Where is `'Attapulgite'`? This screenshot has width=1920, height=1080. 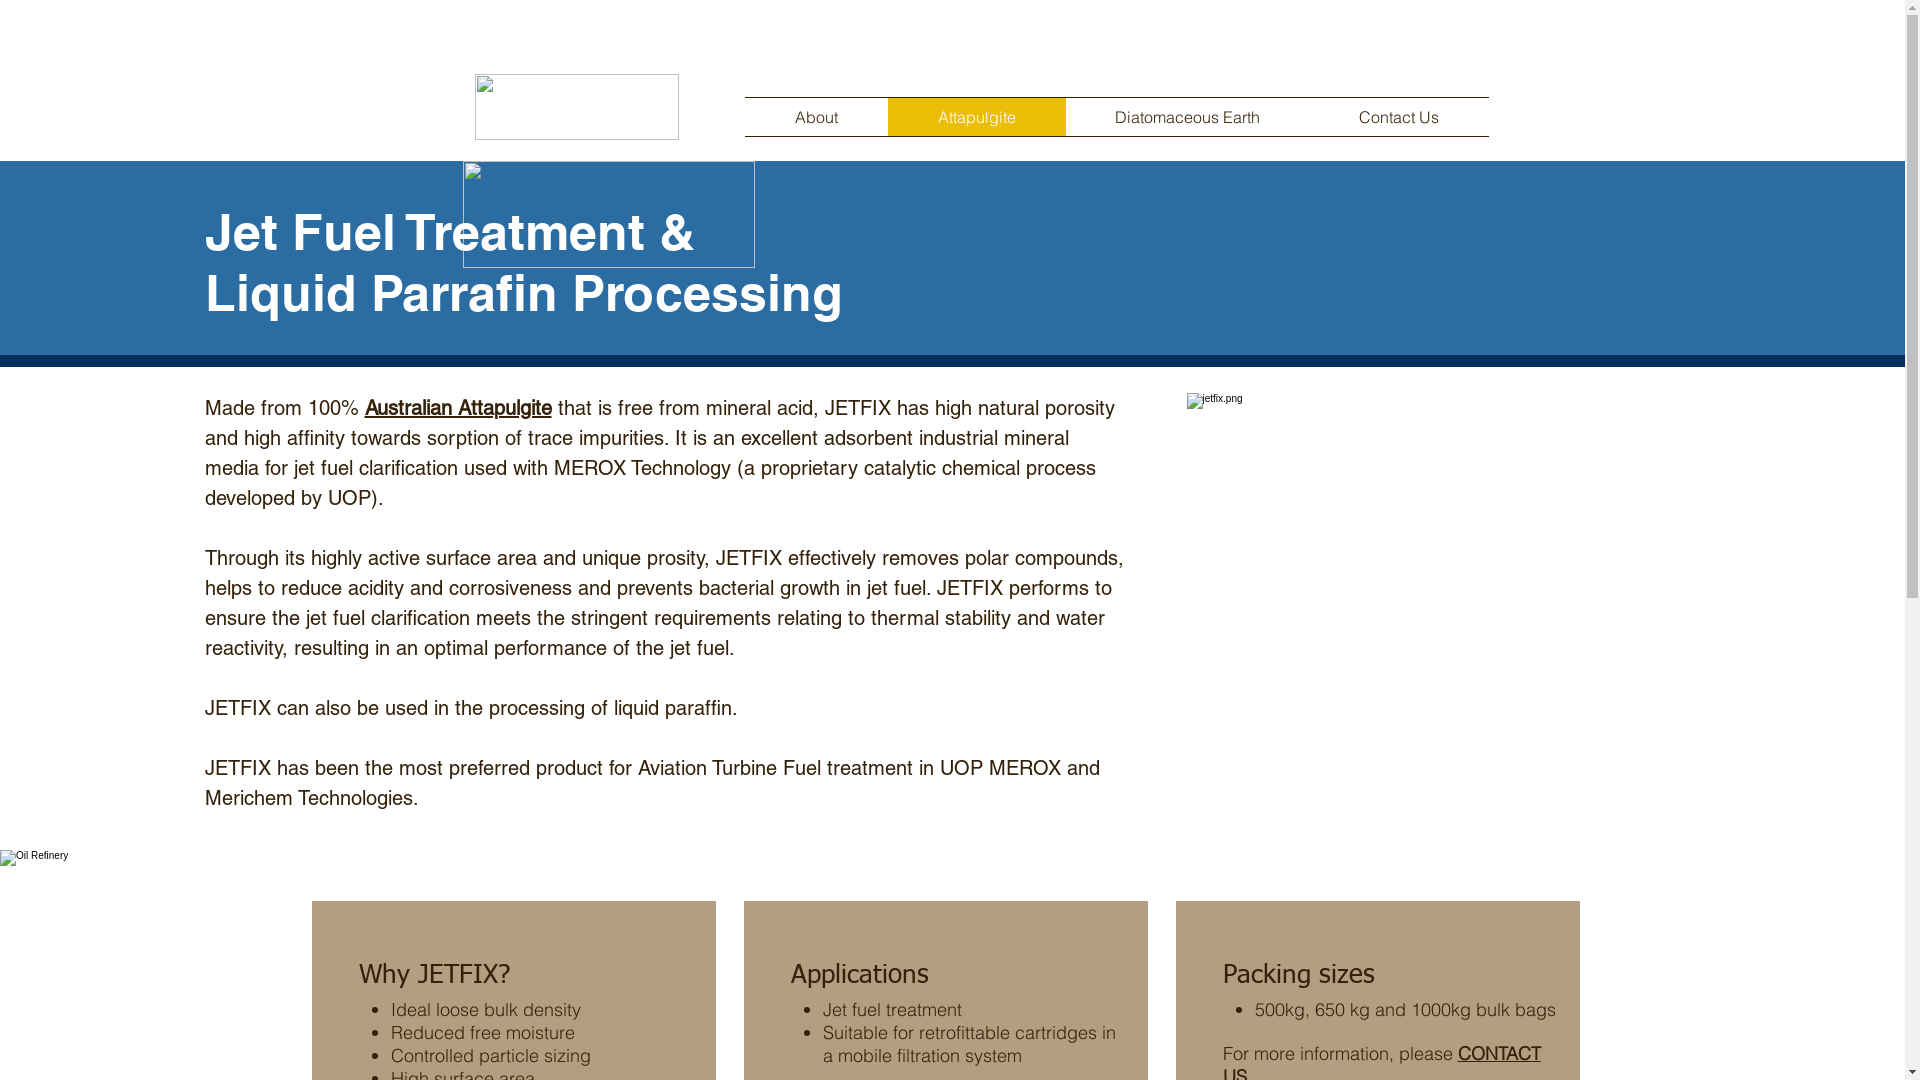
'Attapulgite' is located at coordinates (887, 116).